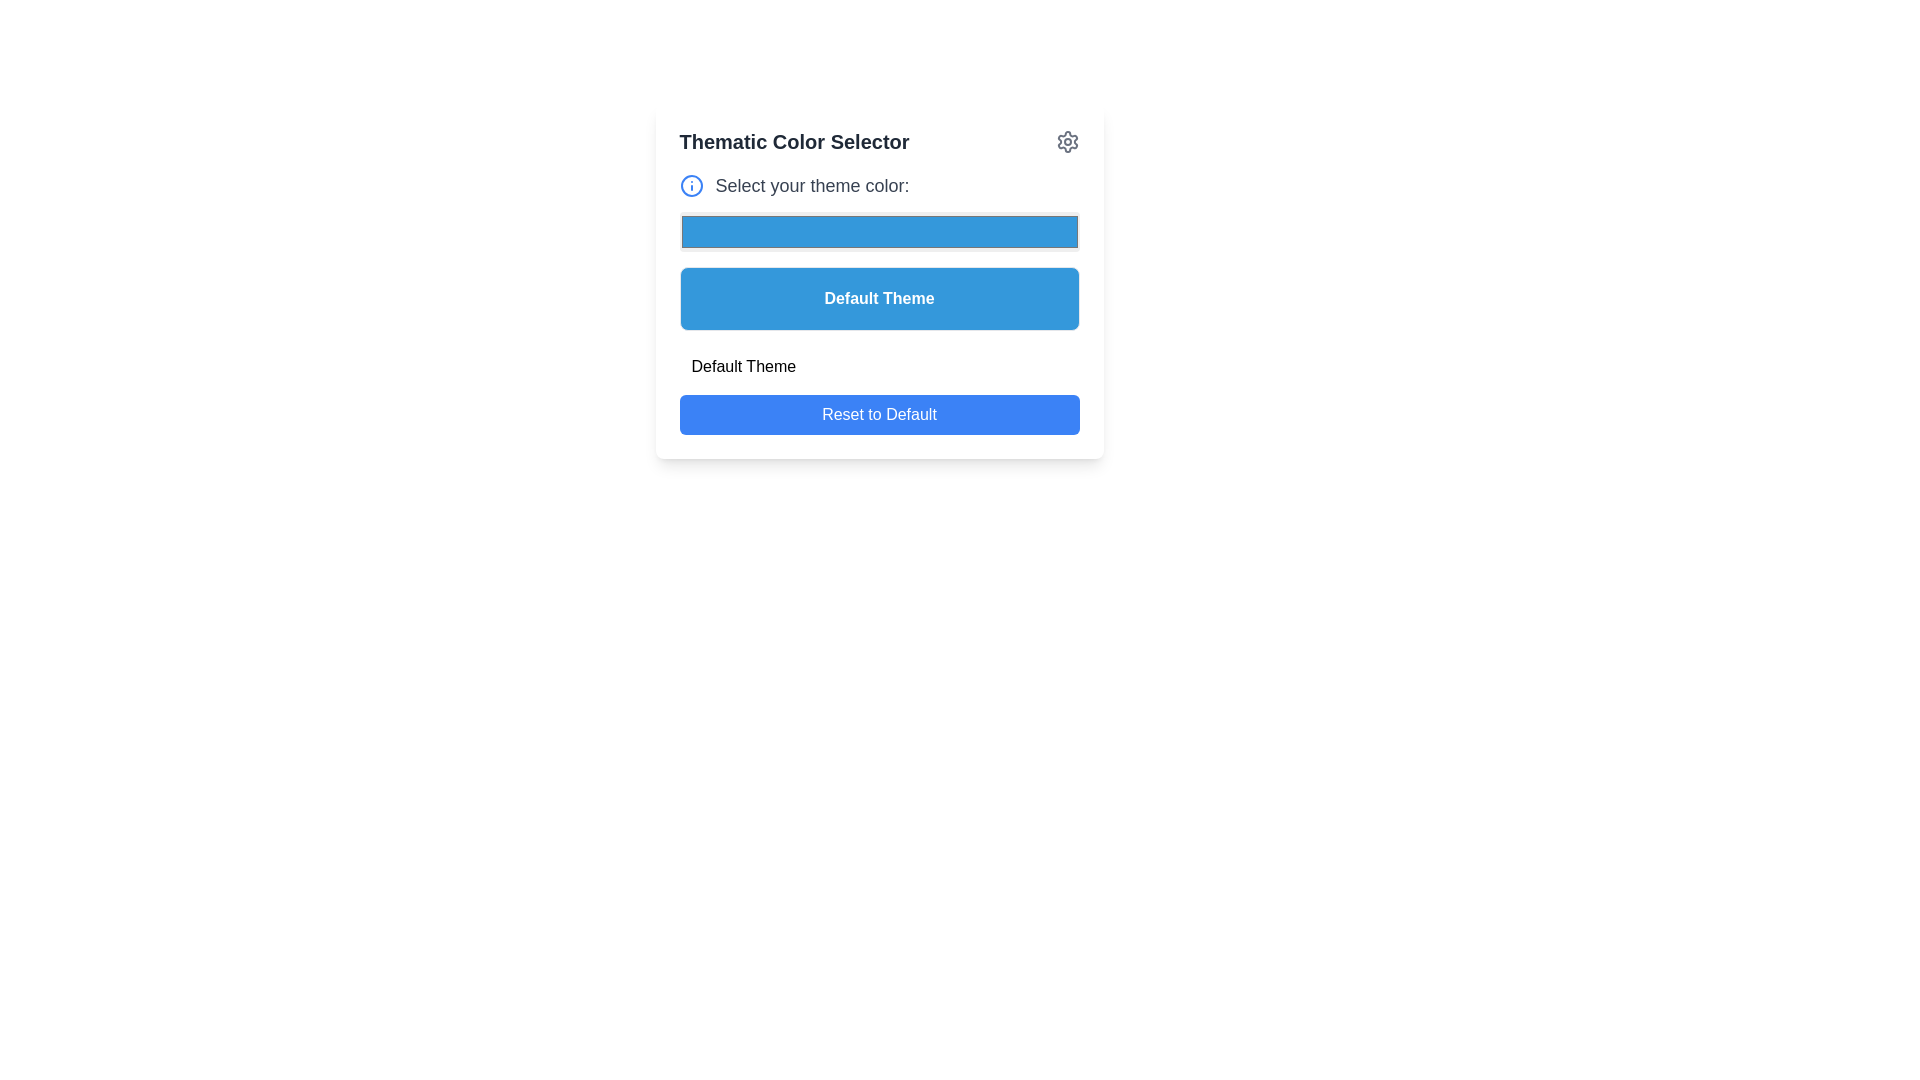 The height and width of the screenshot is (1080, 1920). What do you see at coordinates (879, 281) in the screenshot?
I see `the decorative button that represents the current theme color, located centrally below the color selection input field, to interact with it` at bounding box center [879, 281].